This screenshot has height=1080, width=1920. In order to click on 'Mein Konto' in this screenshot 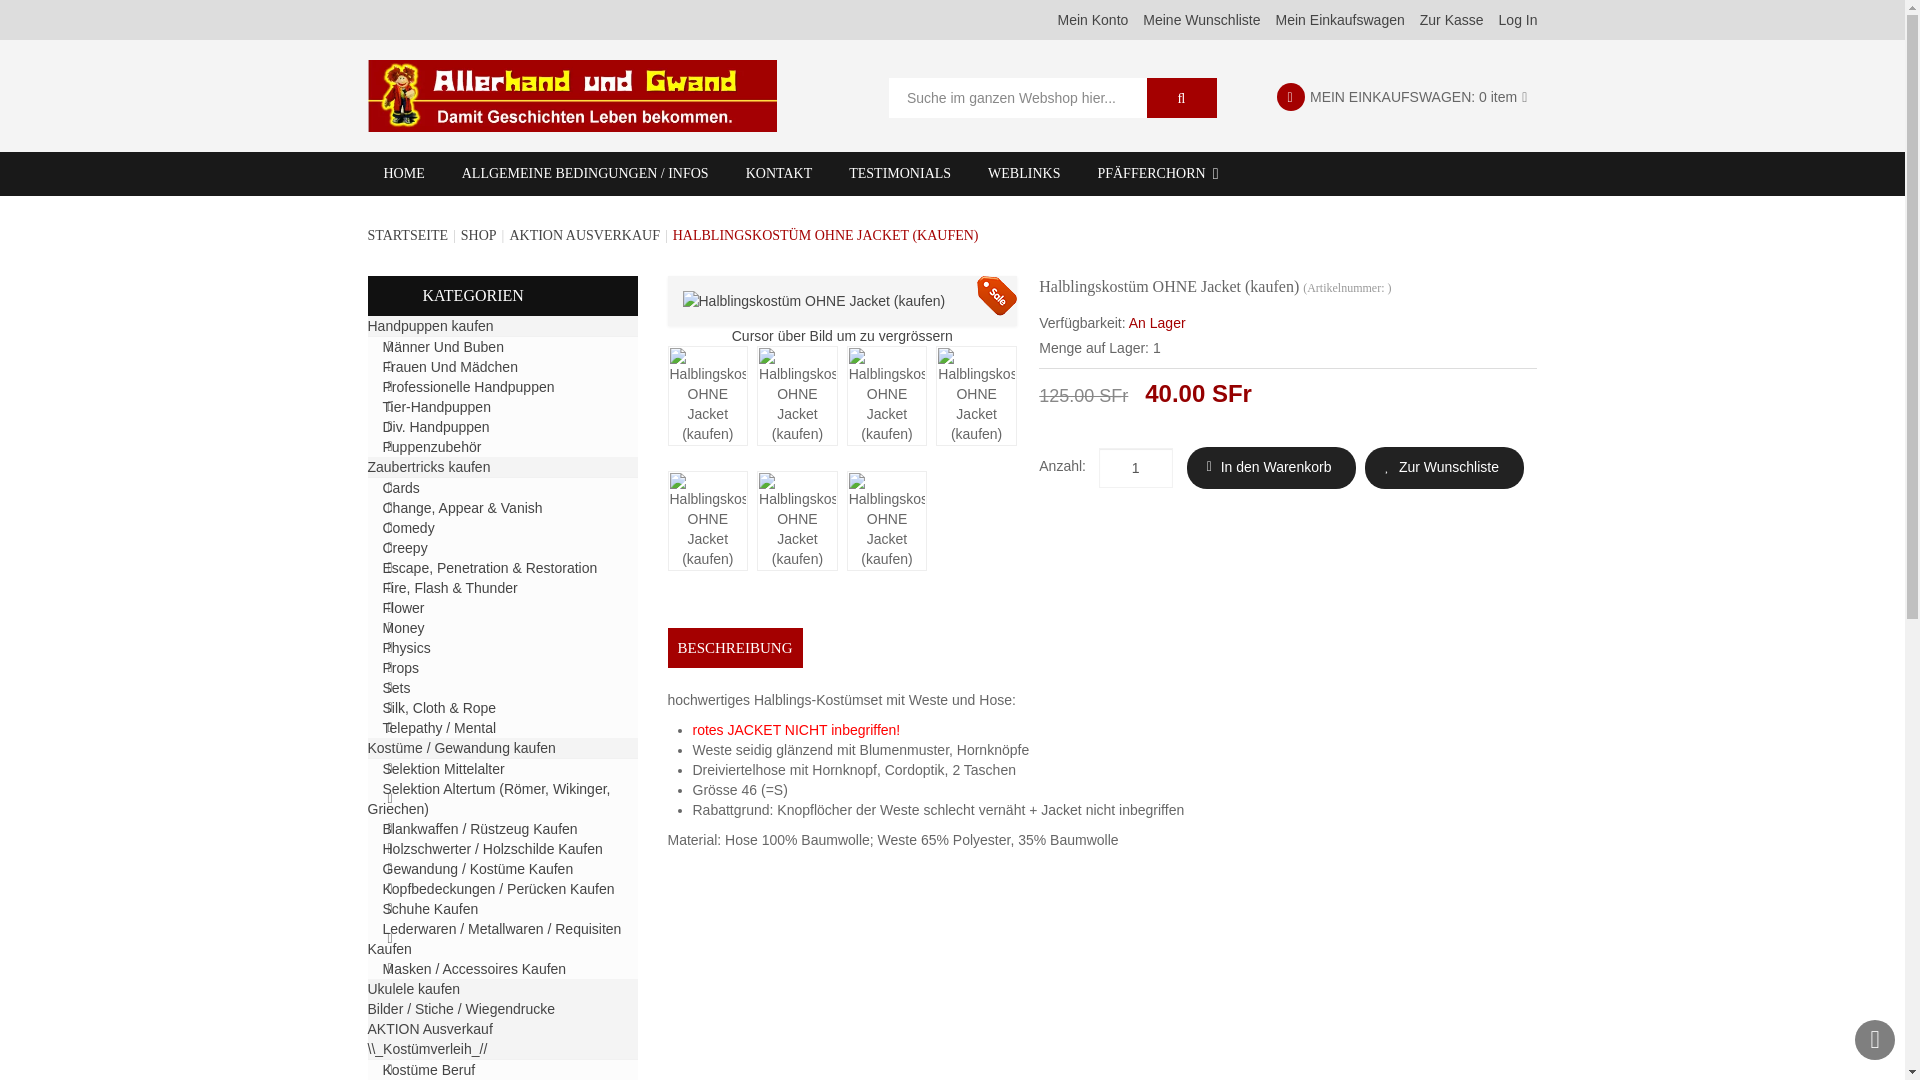, I will do `click(1091, 19)`.